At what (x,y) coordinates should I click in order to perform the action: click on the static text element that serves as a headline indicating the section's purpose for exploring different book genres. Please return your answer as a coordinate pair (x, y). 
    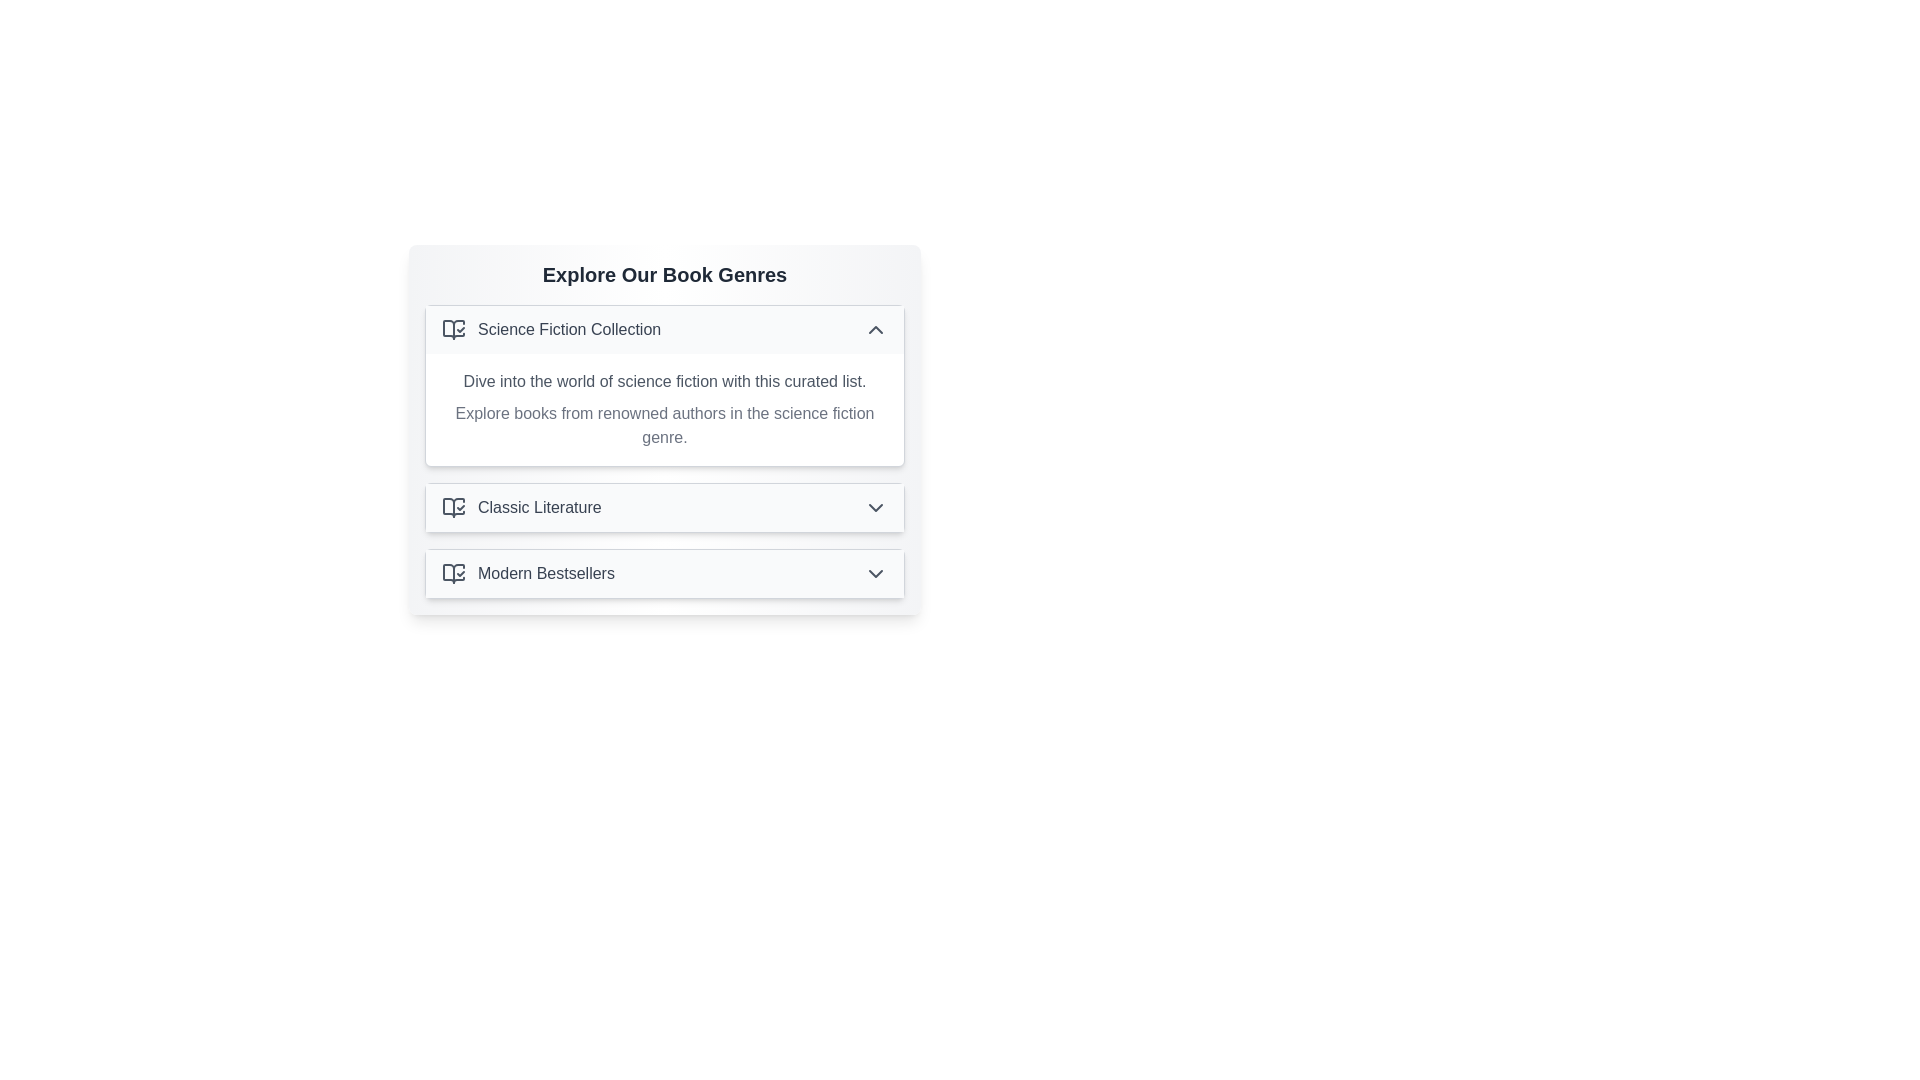
    Looking at the image, I should click on (665, 274).